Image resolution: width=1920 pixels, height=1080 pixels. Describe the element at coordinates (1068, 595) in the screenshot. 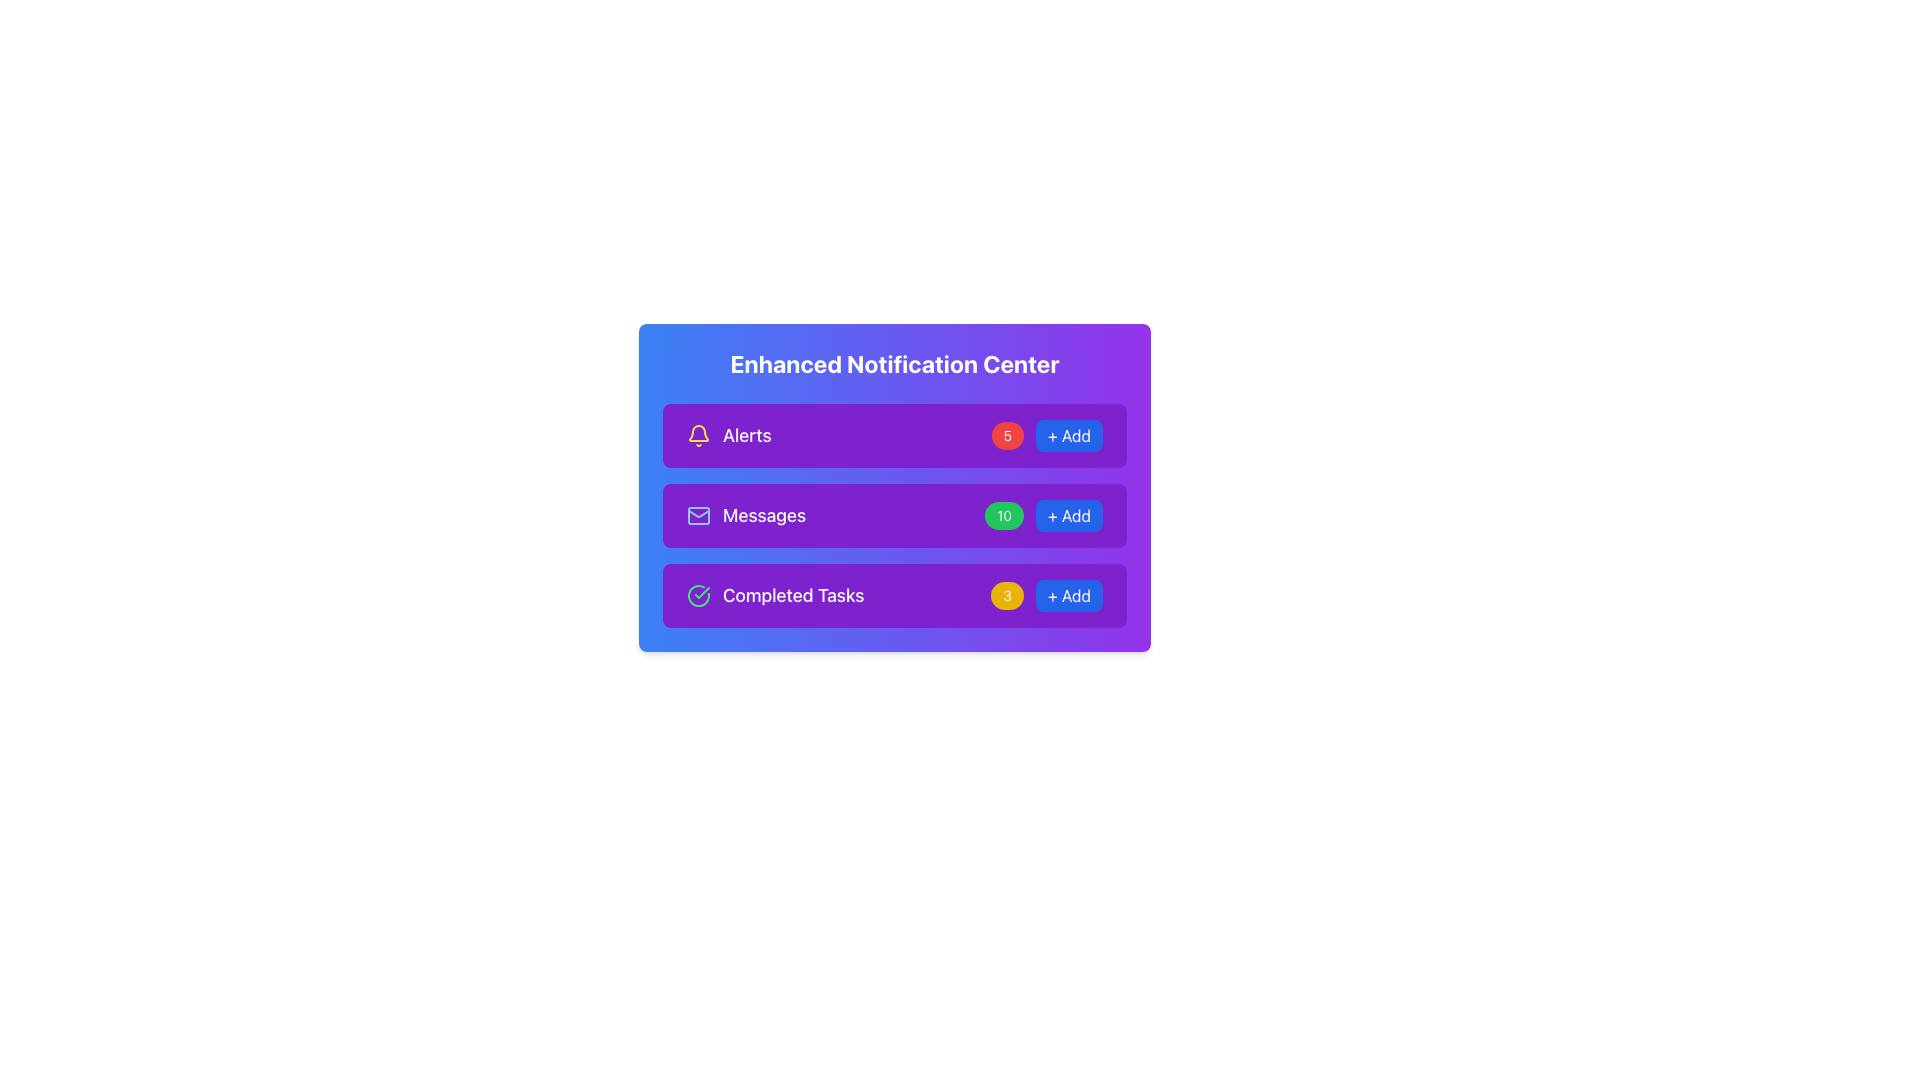

I see `the button located in the 'Completed Tasks' section to the far right of the '3' indicator, which initiates an addition action for a new task` at that location.